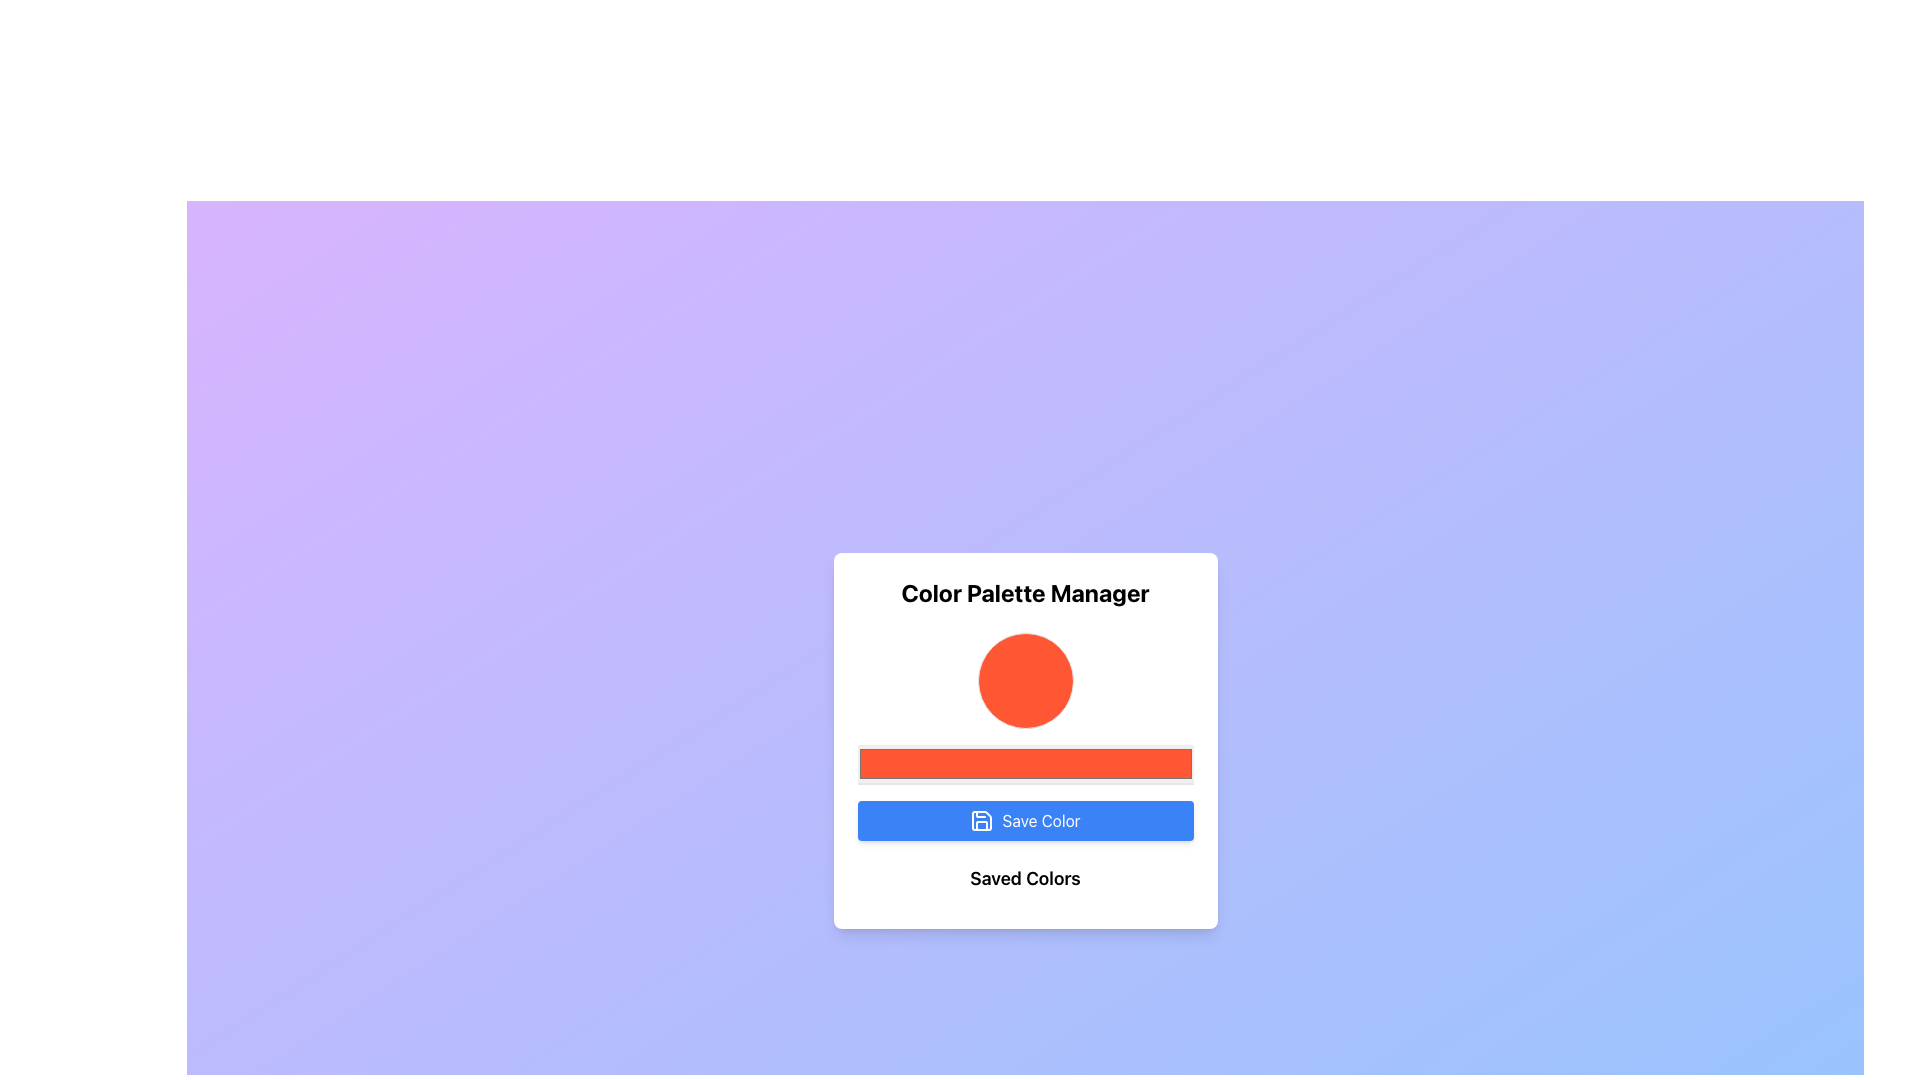 Image resolution: width=1920 pixels, height=1080 pixels. What do you see at coordinates (1025, 764) in the screenshot?
I see `the rectangular color input field with an orange fill located beneath the circular color display and above the 'Save Color' button` at bounding box center [1025, 764].